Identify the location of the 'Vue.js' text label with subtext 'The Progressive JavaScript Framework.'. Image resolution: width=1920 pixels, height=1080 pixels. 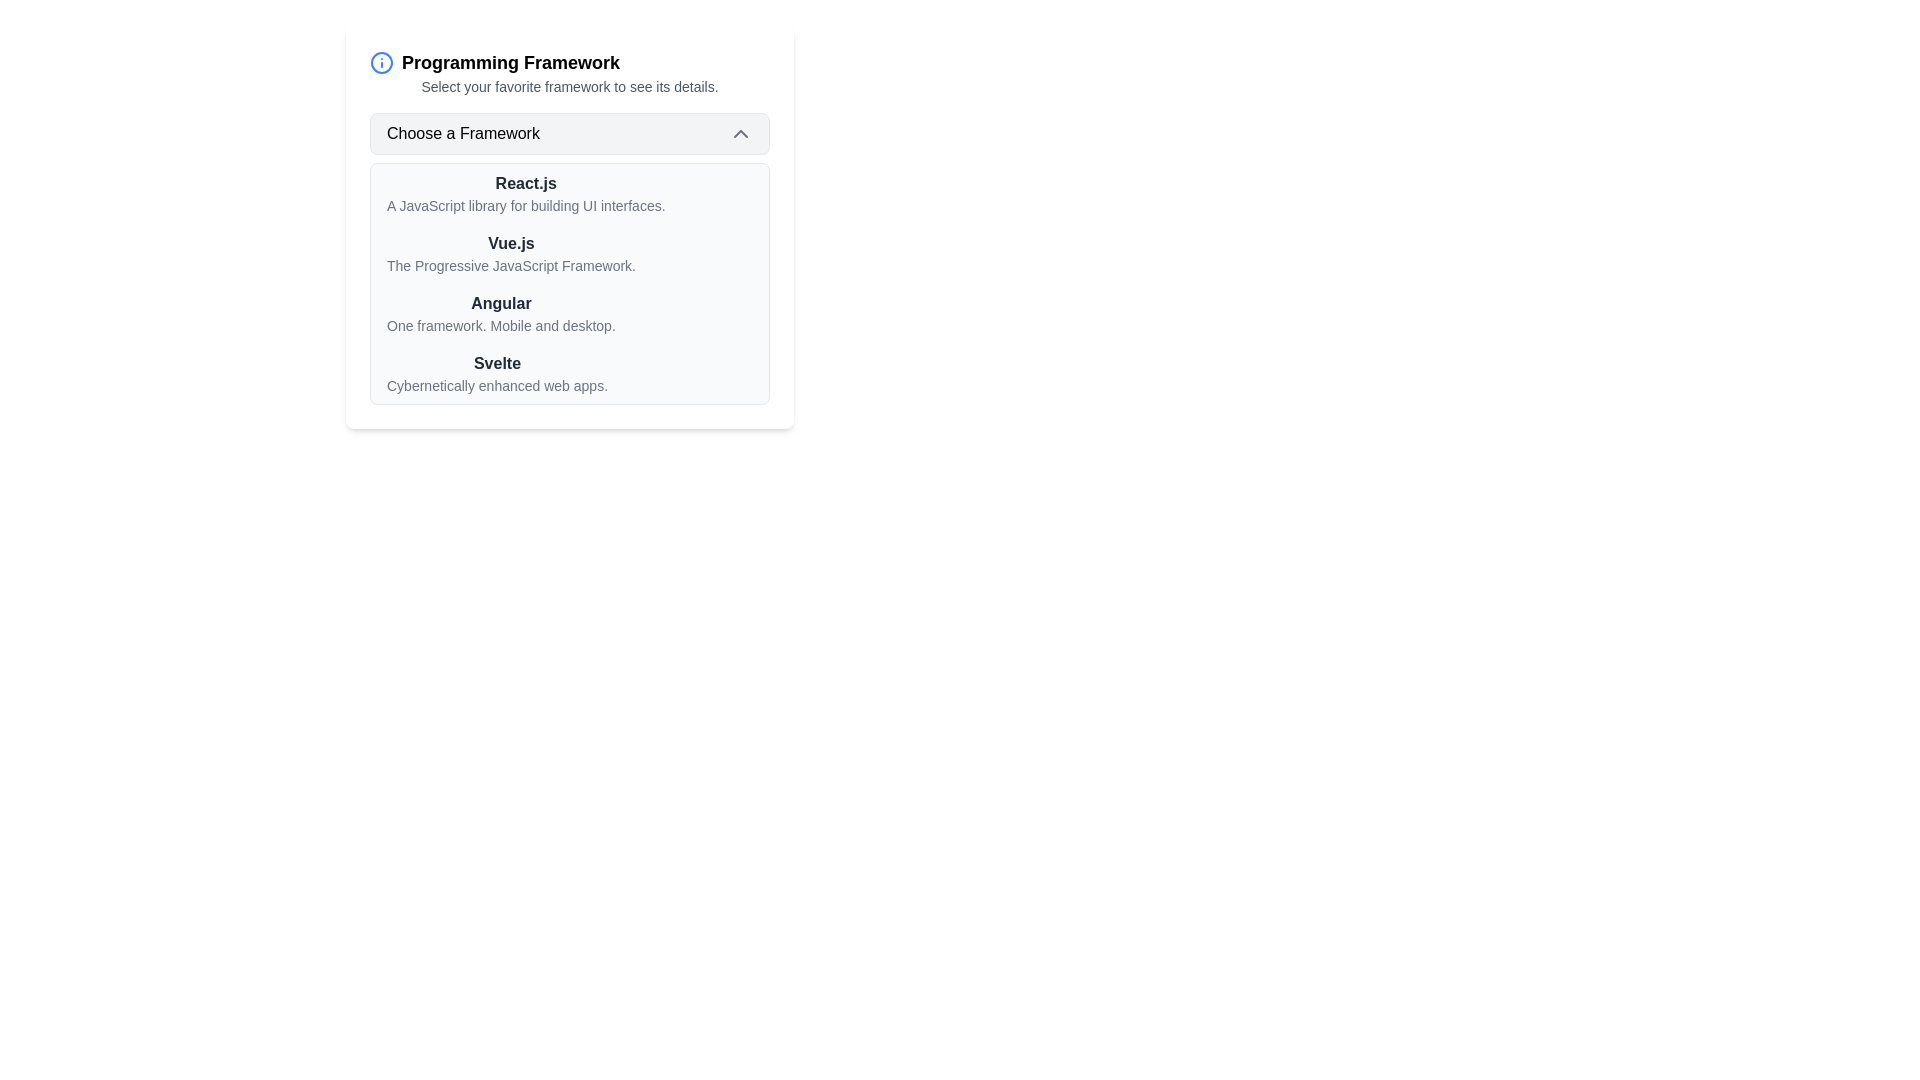
(511, 253).